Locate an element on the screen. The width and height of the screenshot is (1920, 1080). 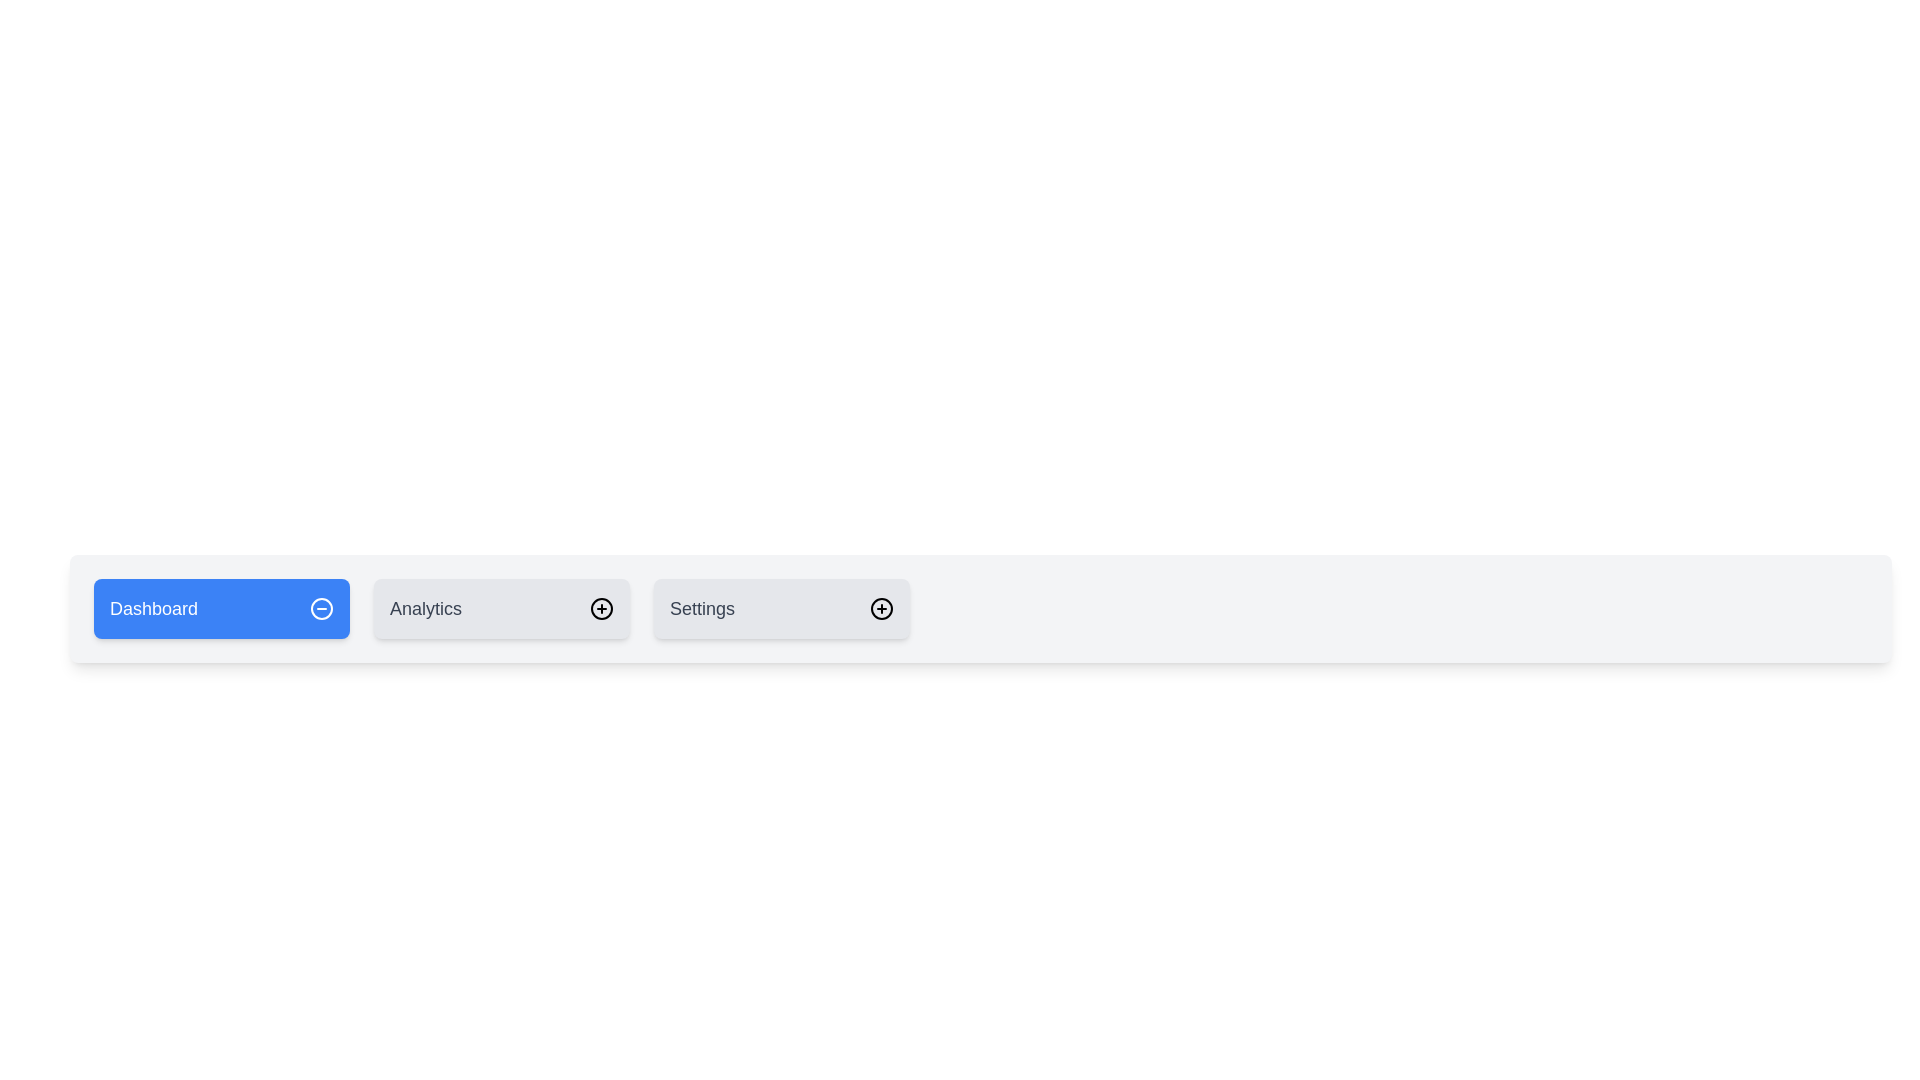
the settings button, which is the third button in a horizontal list within a toolbar, located between the 'Analytics' button and a blank area is located at coordinates (781, 608).